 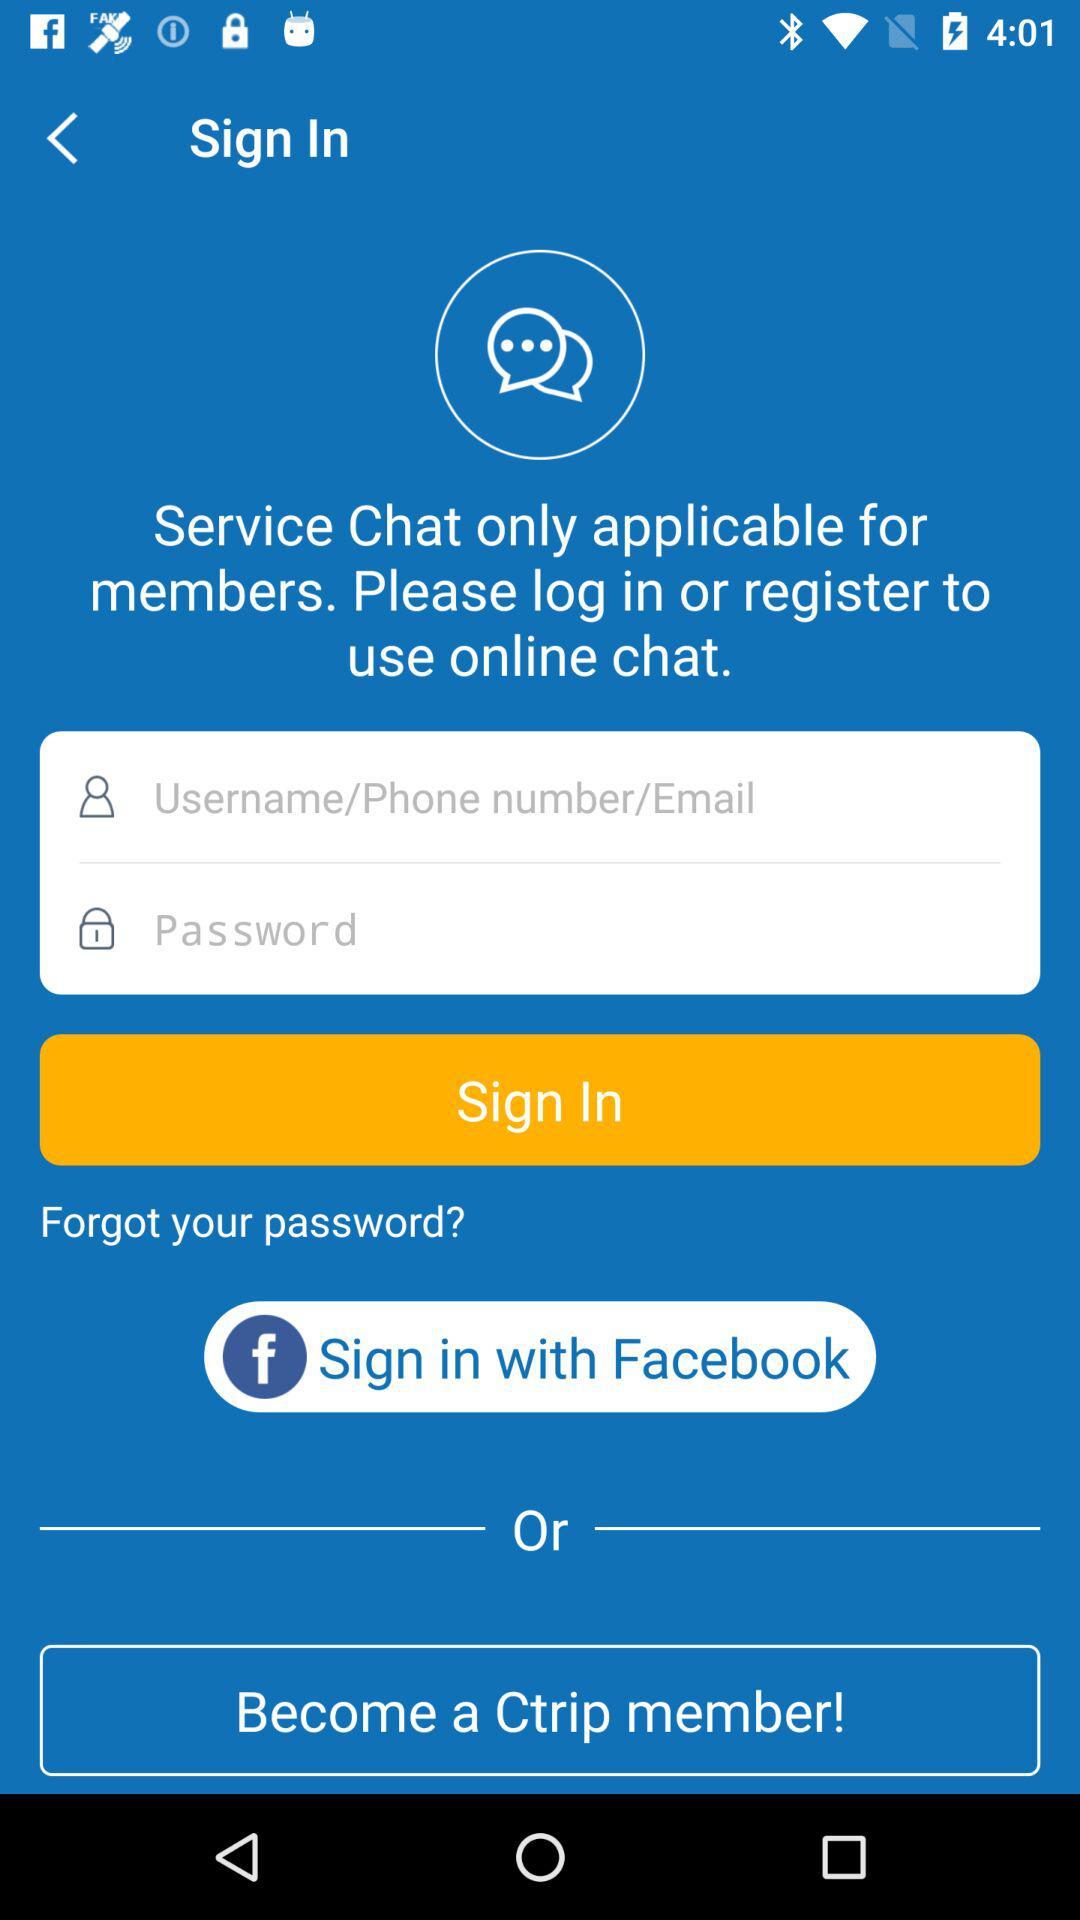 I want to click on the icon next to the sign in, so click(x=72, y=135).